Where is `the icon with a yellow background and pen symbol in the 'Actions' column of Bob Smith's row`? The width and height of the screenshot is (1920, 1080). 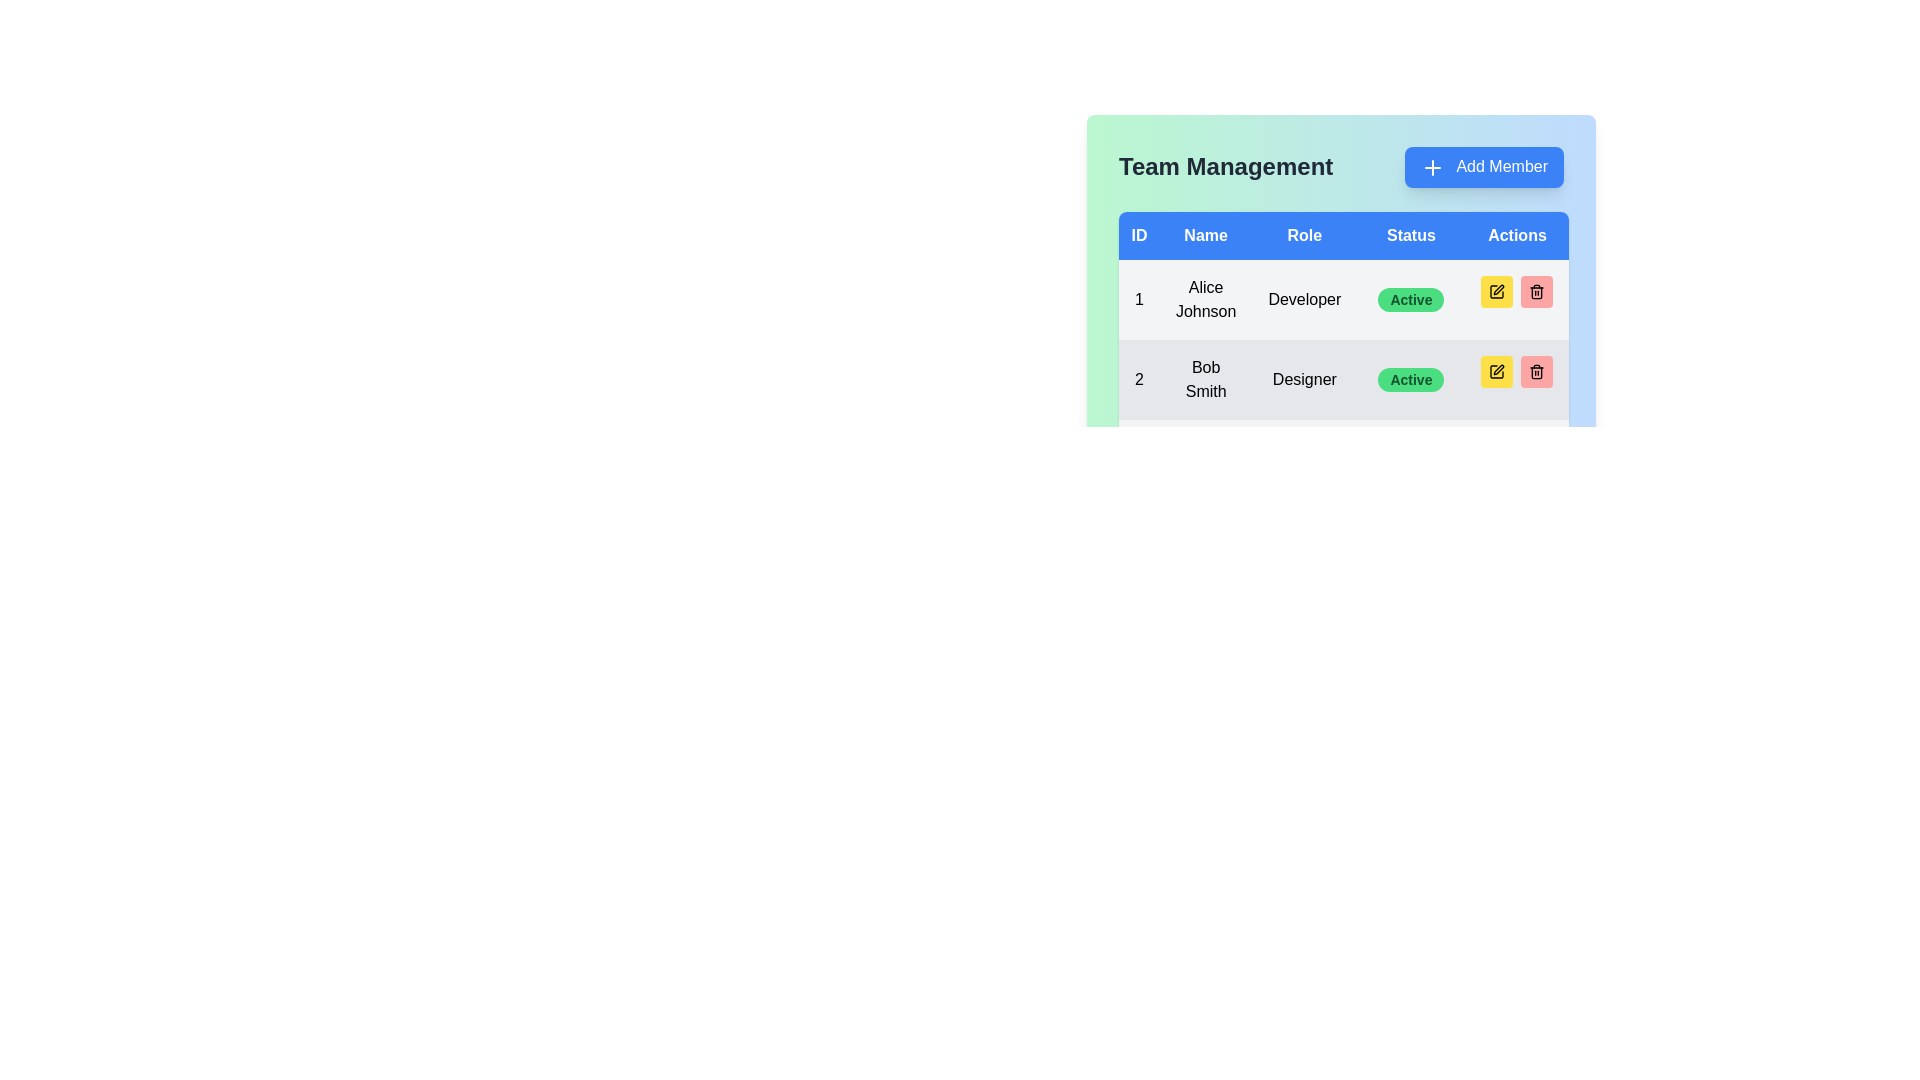
the icon with a yellow background and pen symbol in the 'Actions' column of Bob Smith's row is located at coordinates (1497, 291).